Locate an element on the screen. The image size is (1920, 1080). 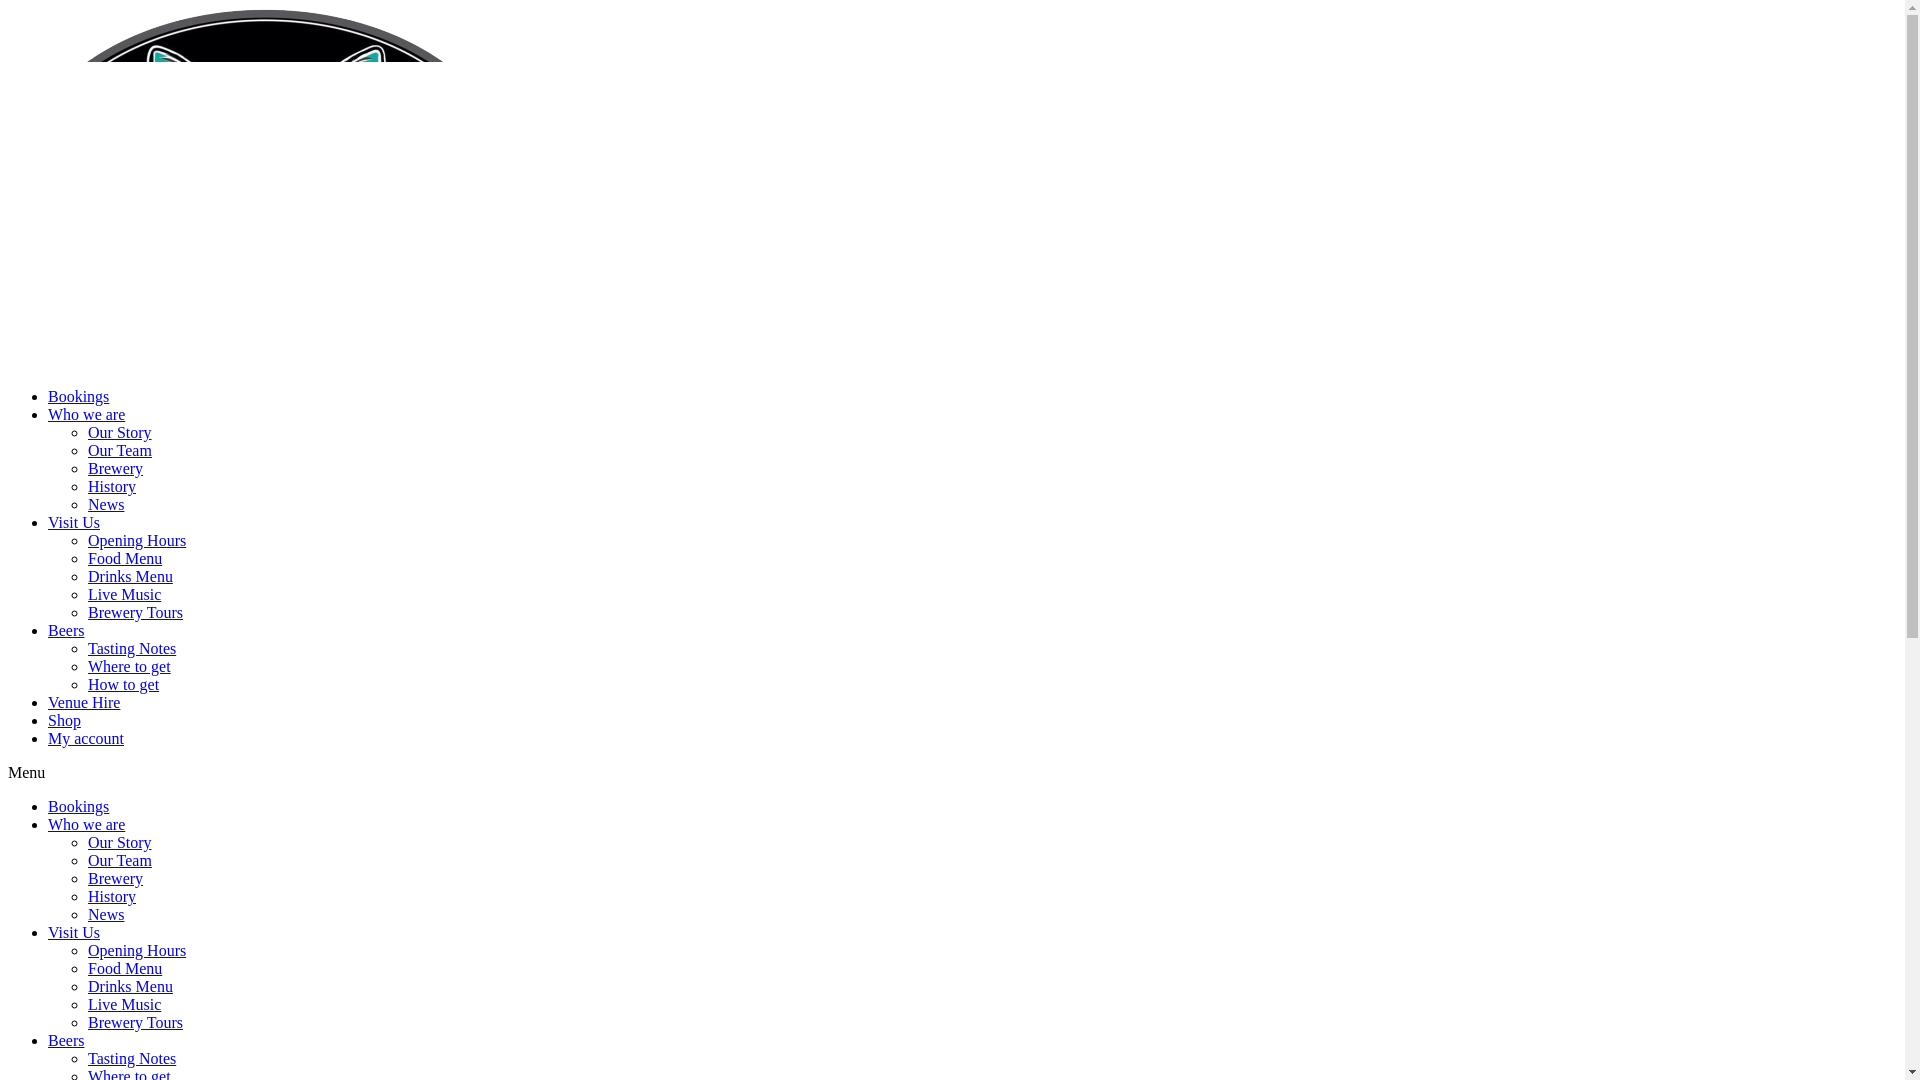
'Opening Hours' is located at coordinates (136, 949).